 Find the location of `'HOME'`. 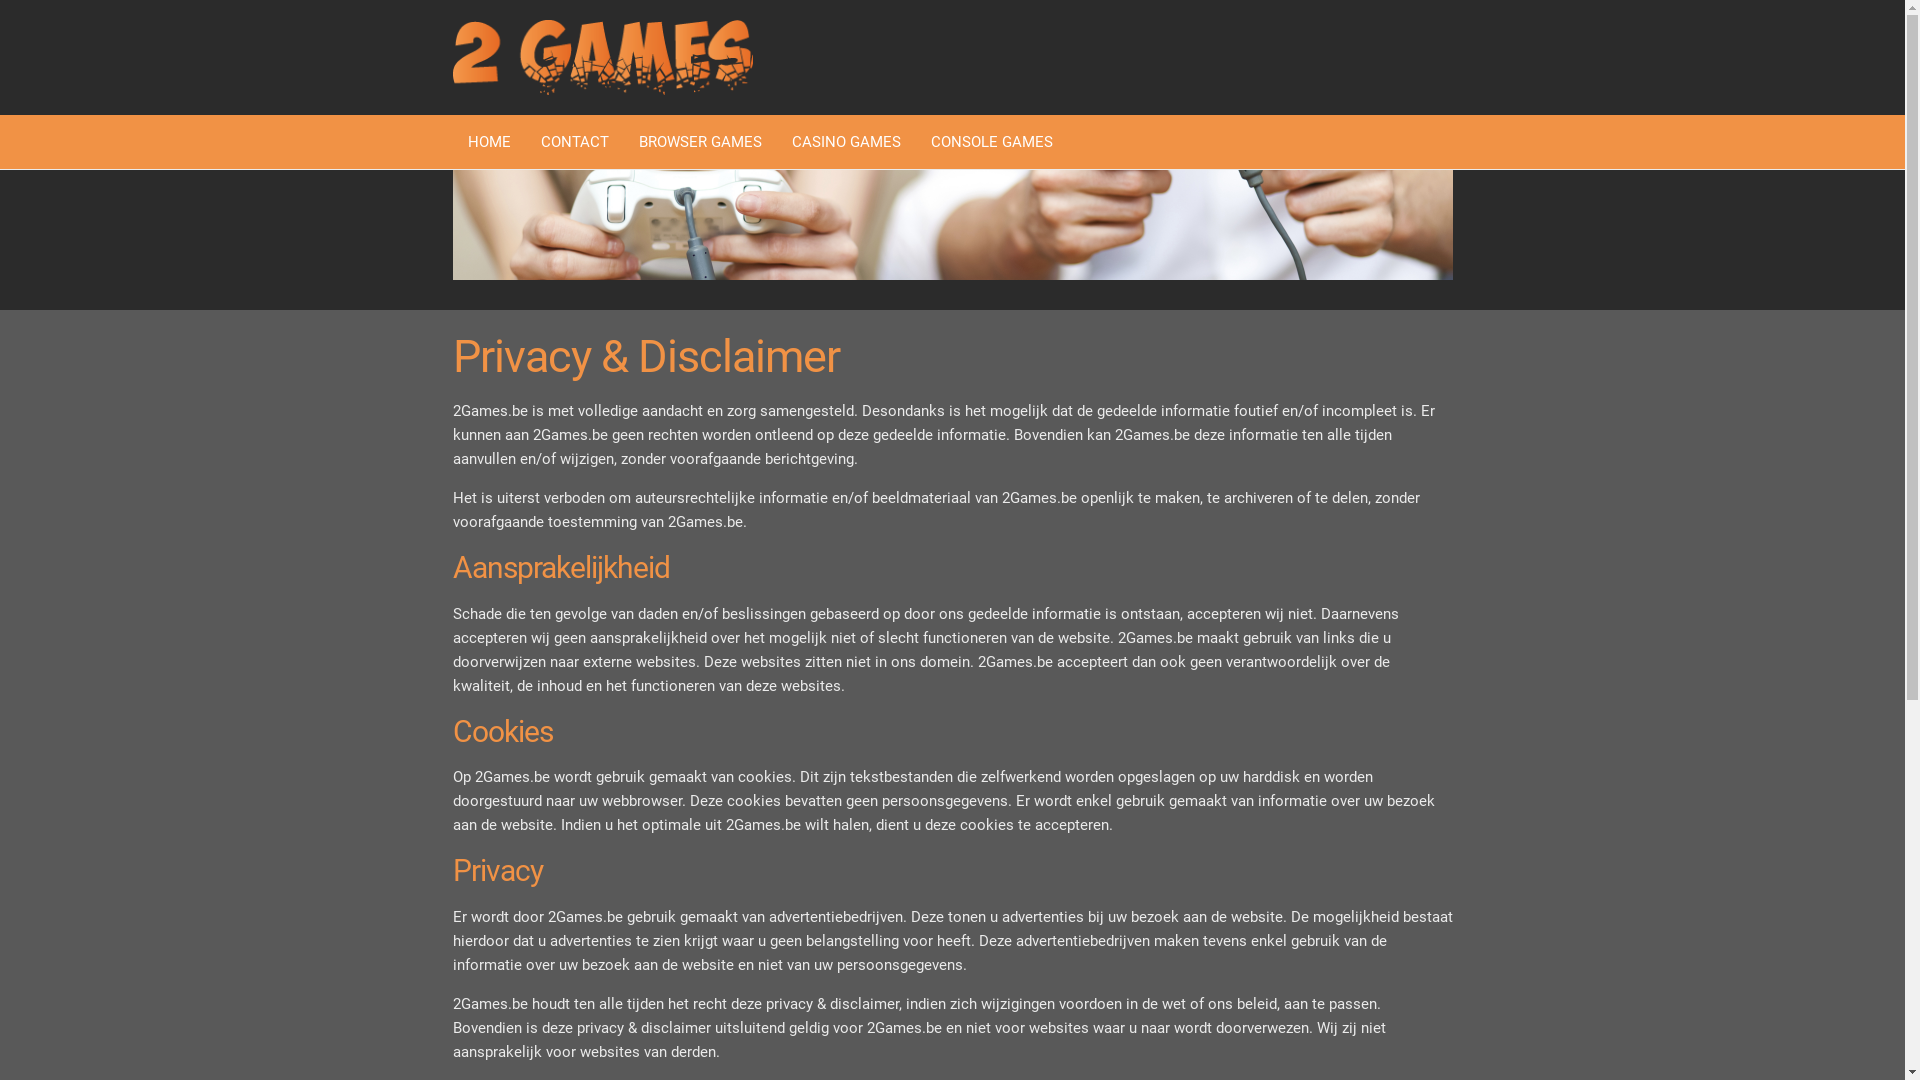

'HOME' is located at coordinates (450, 141).